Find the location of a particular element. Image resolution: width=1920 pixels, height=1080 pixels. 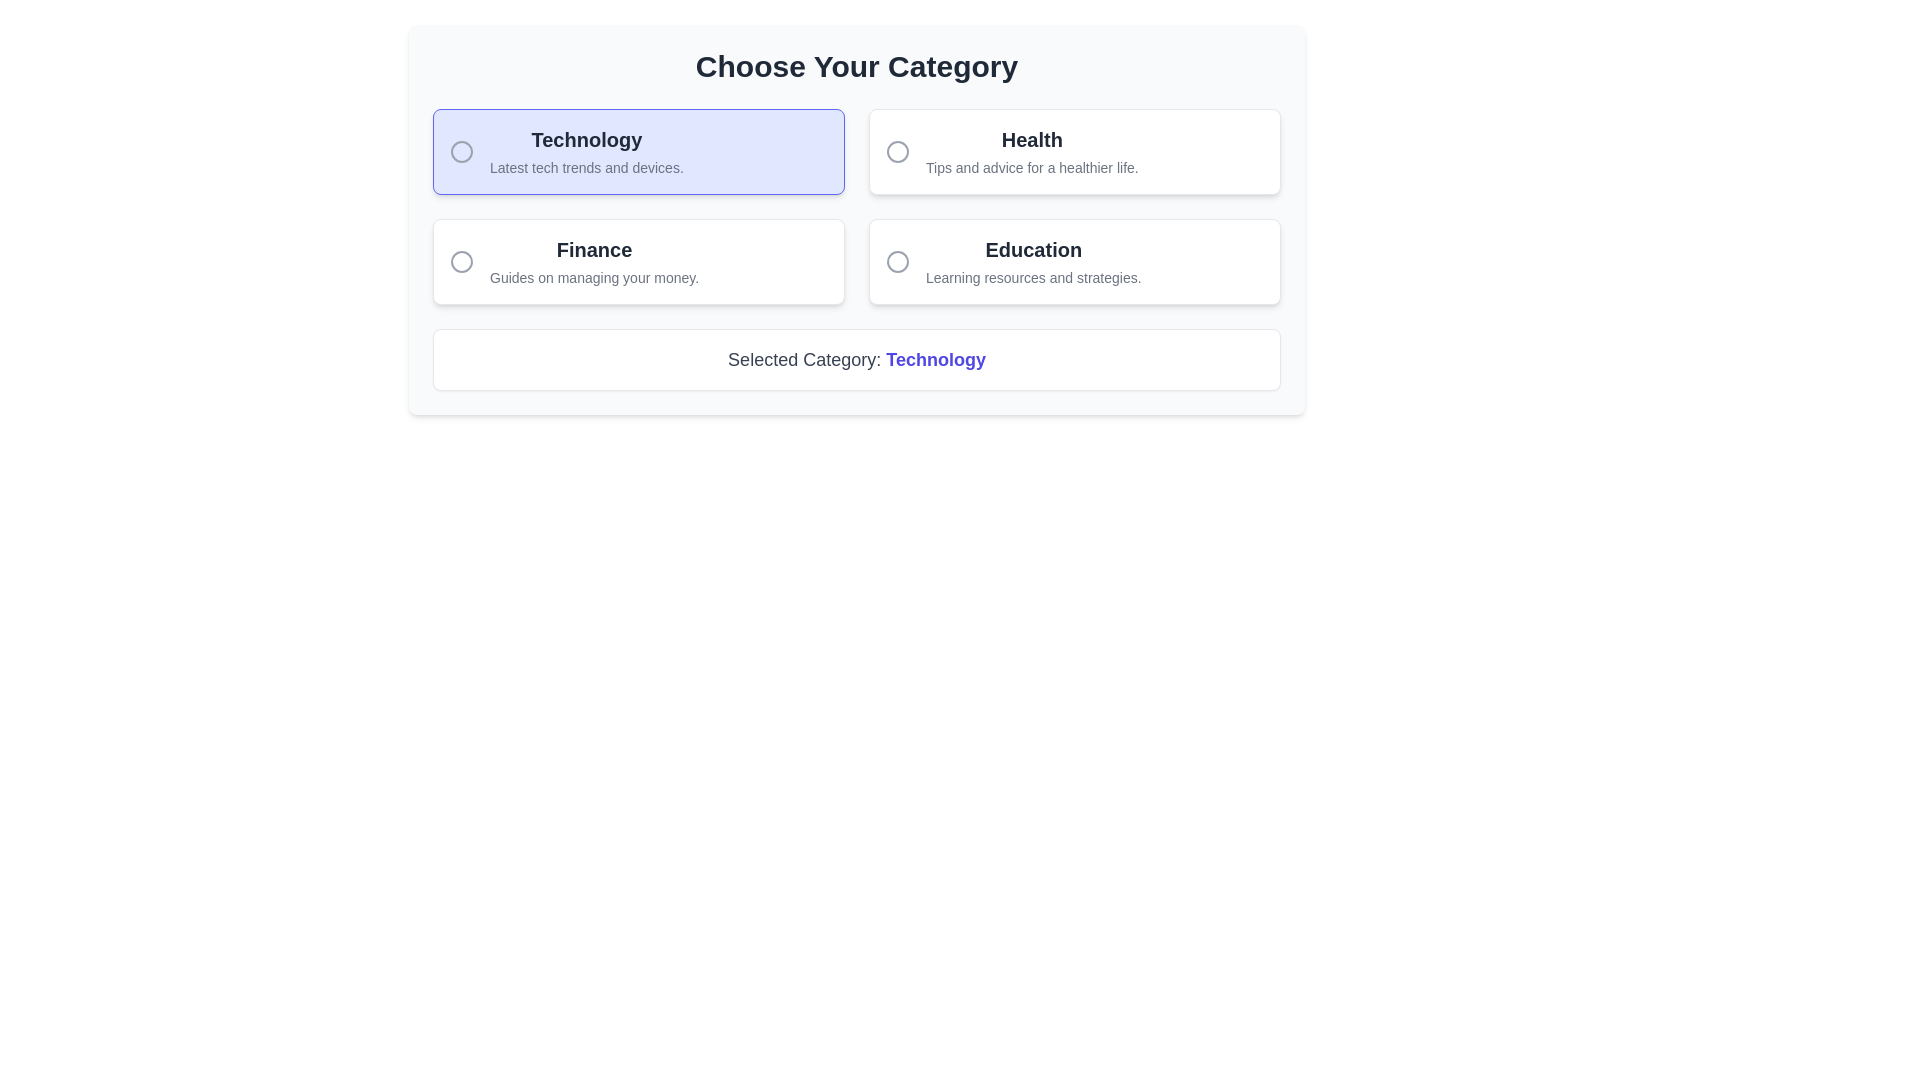

the 'Technology' radio button is located at coordinates (637, 150).